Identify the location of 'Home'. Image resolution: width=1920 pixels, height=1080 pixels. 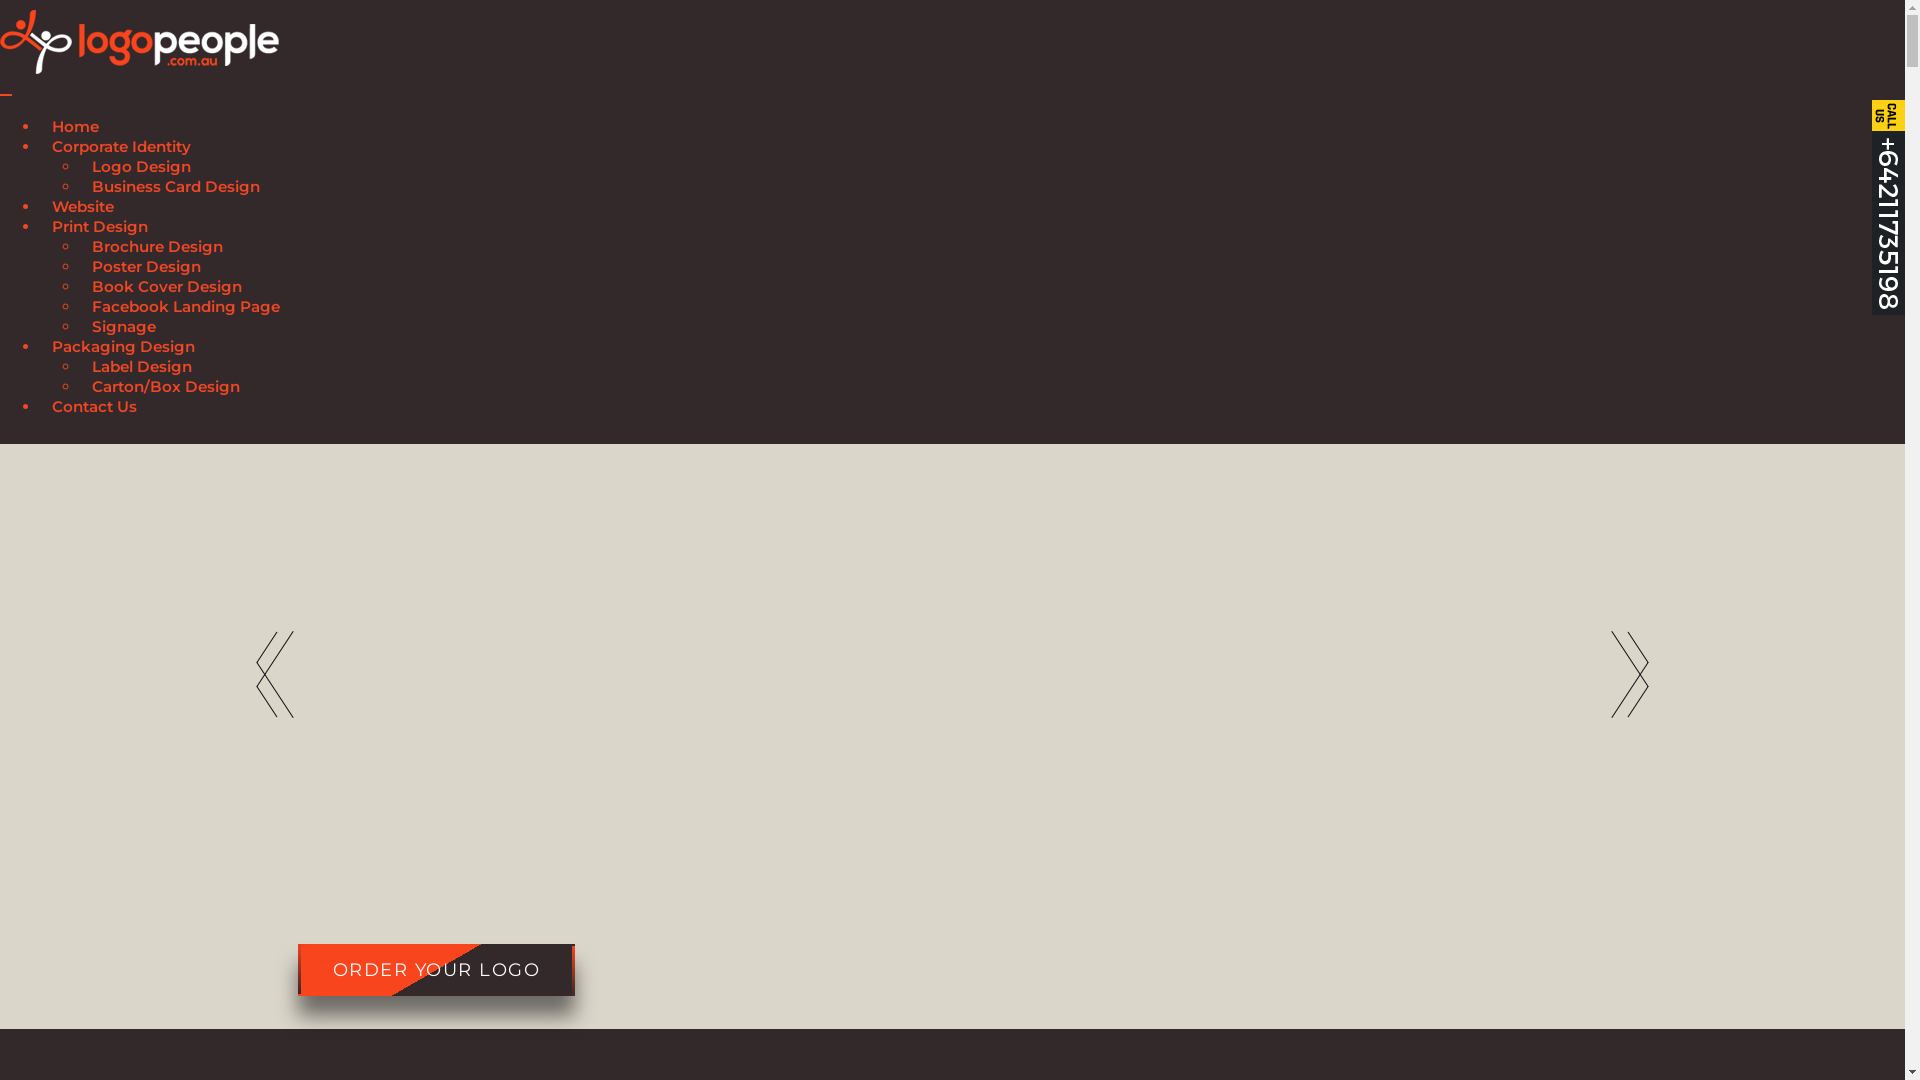
(75, 129).